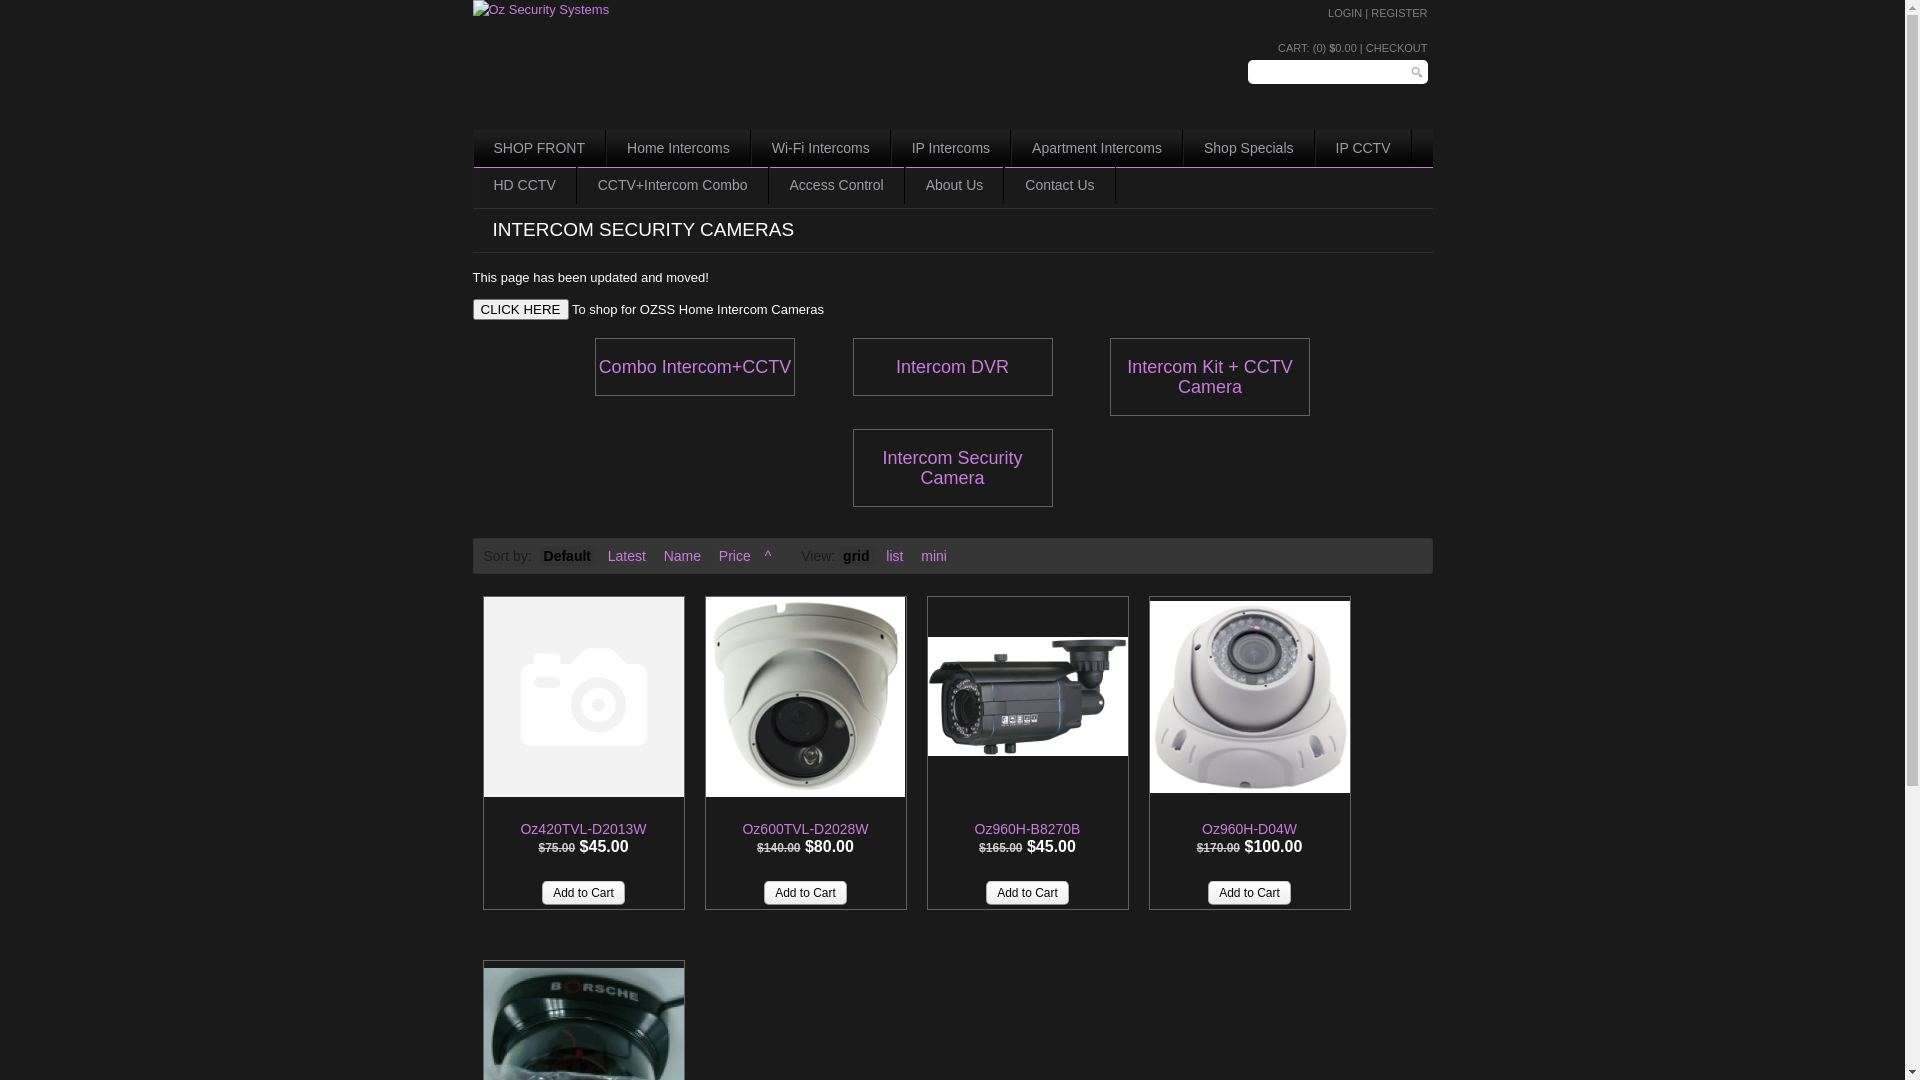 This screenshot has height=1080, width=1920. What do you see at coordinates (950, 366) in the screenshot?
I see `'Intercom DVR'` at bounding box center [950, 366].